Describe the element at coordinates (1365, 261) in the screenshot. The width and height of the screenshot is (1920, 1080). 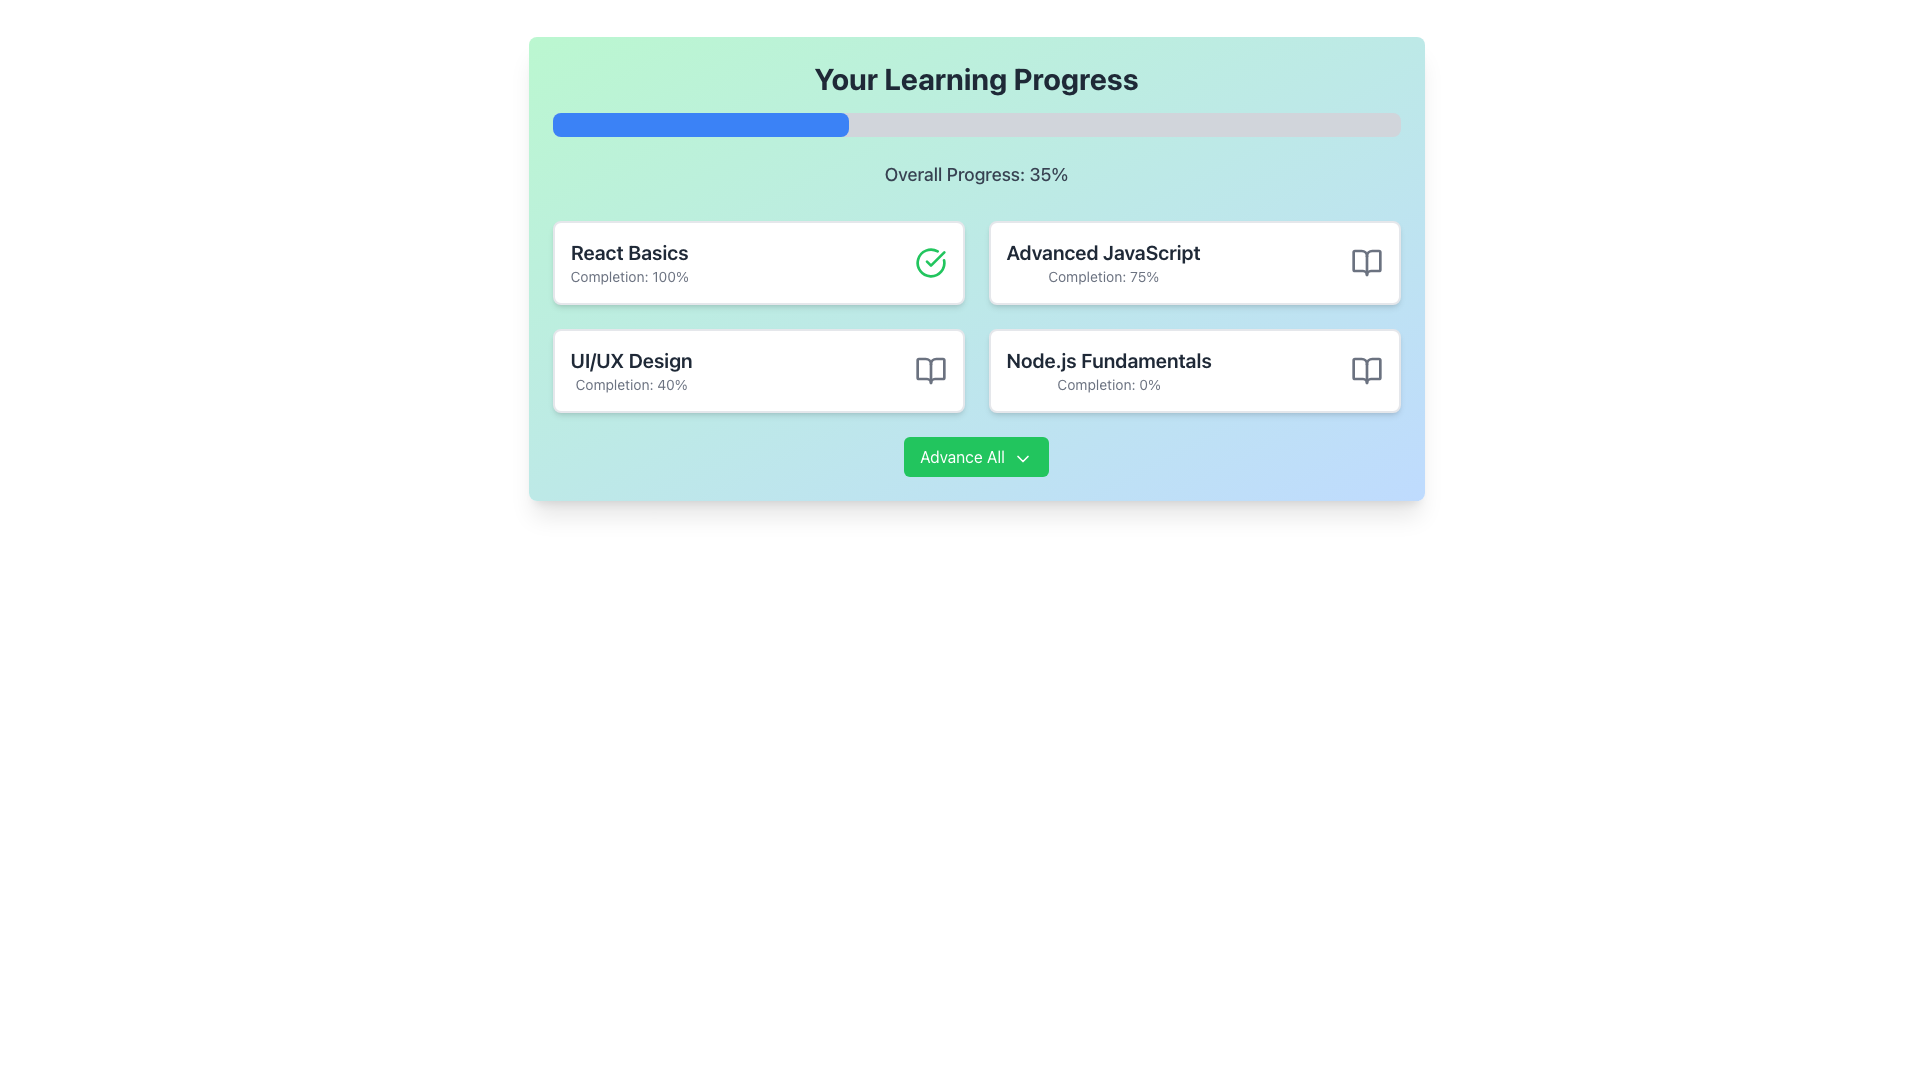
I see `the left page of the open book icon, which is part of the learning module group next to 'Advanced JavaScript'` at that location.